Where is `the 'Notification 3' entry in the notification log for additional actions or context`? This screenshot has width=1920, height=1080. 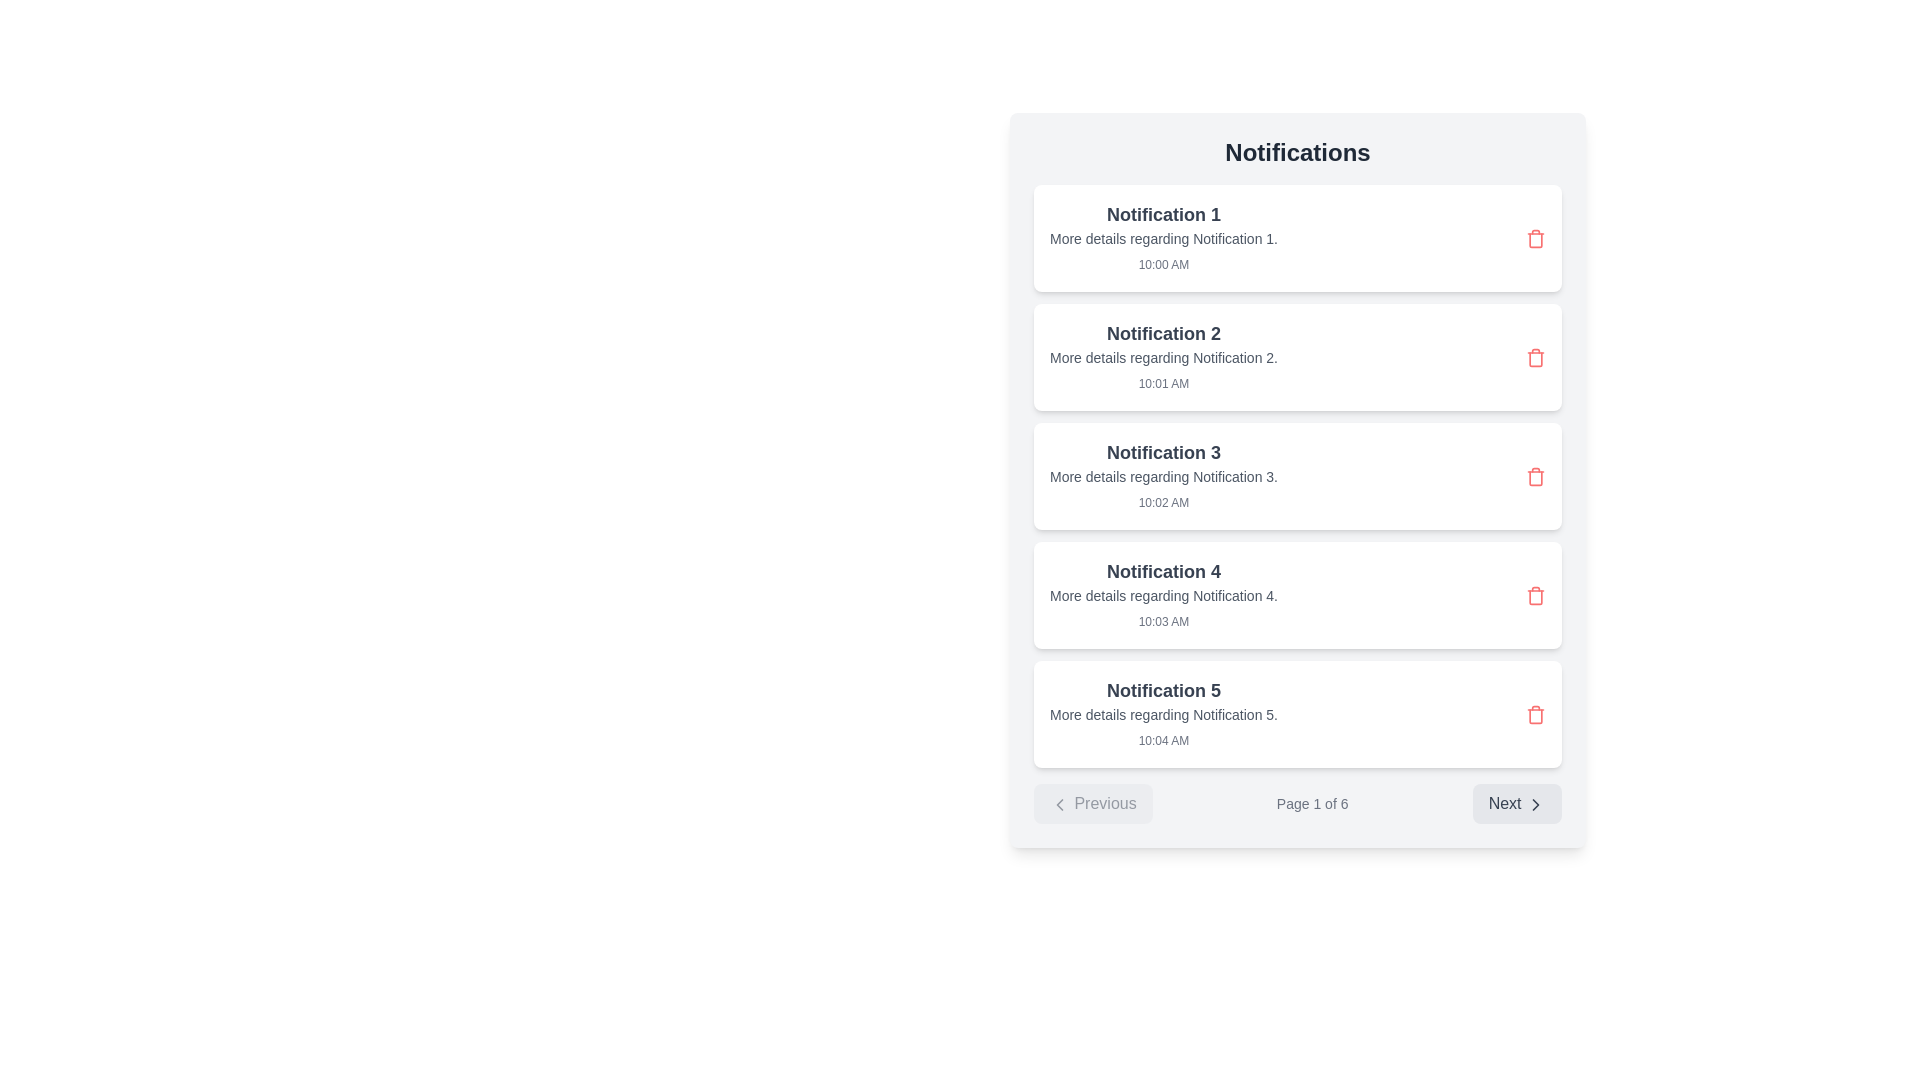
the 'Notification 3' entry in the notification log for additional actions or context is located at coordinates (1164, 476).